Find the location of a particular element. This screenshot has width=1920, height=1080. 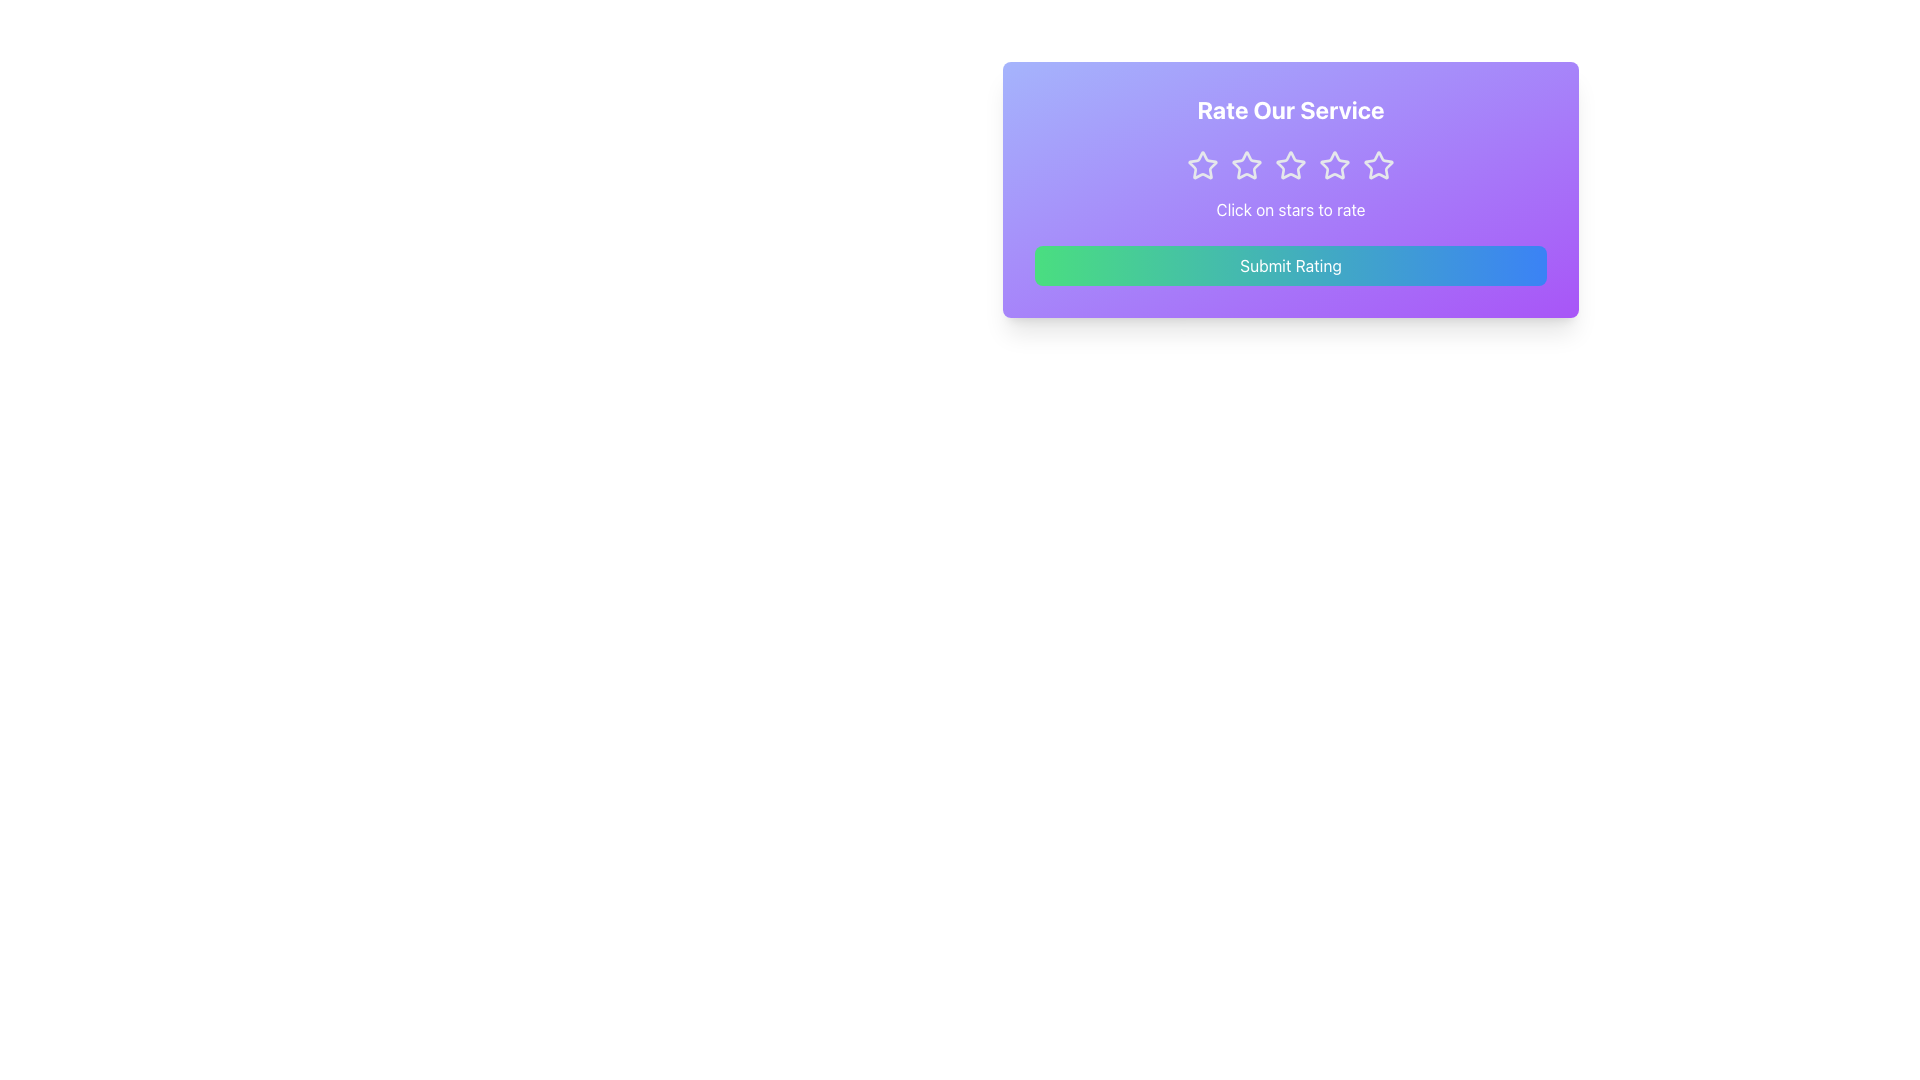

the fifth star in the Interactive Rating Star Icon group is located at coordinates (1377, 164).